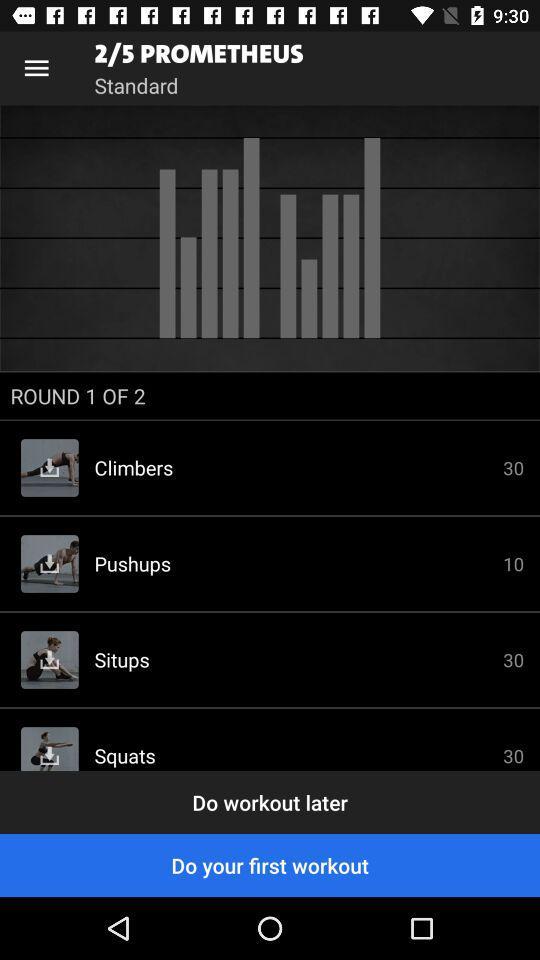 The height and width of the screenshot is (960, 540). Describe the element at coordinates (270, 238) in the screenshot. I see `item above round 1 of` at that location.